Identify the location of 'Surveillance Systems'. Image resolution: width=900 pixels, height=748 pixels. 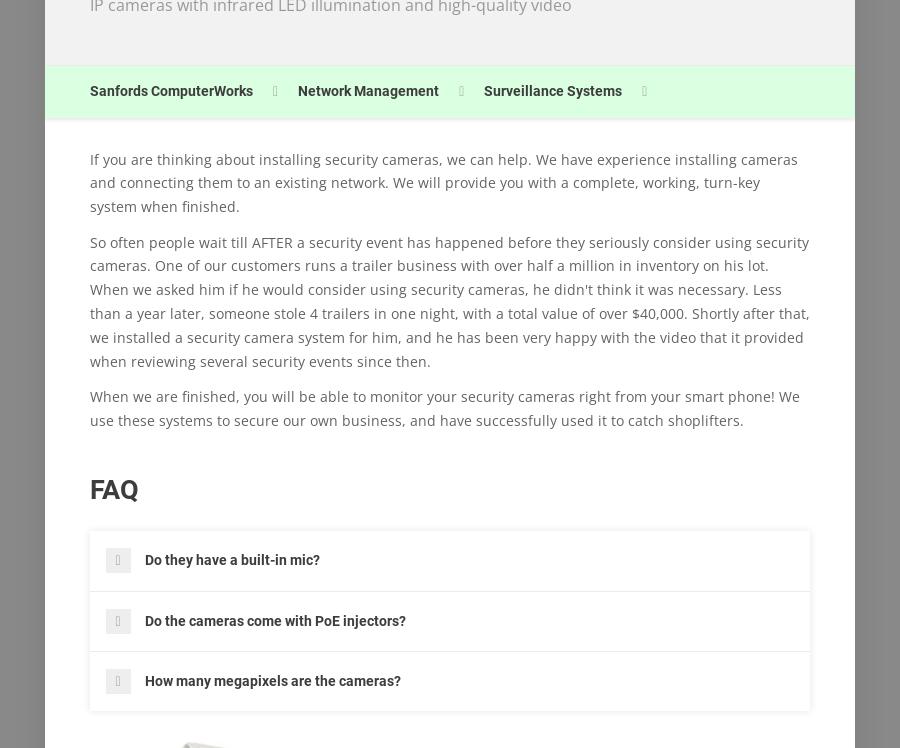
(551, 88).